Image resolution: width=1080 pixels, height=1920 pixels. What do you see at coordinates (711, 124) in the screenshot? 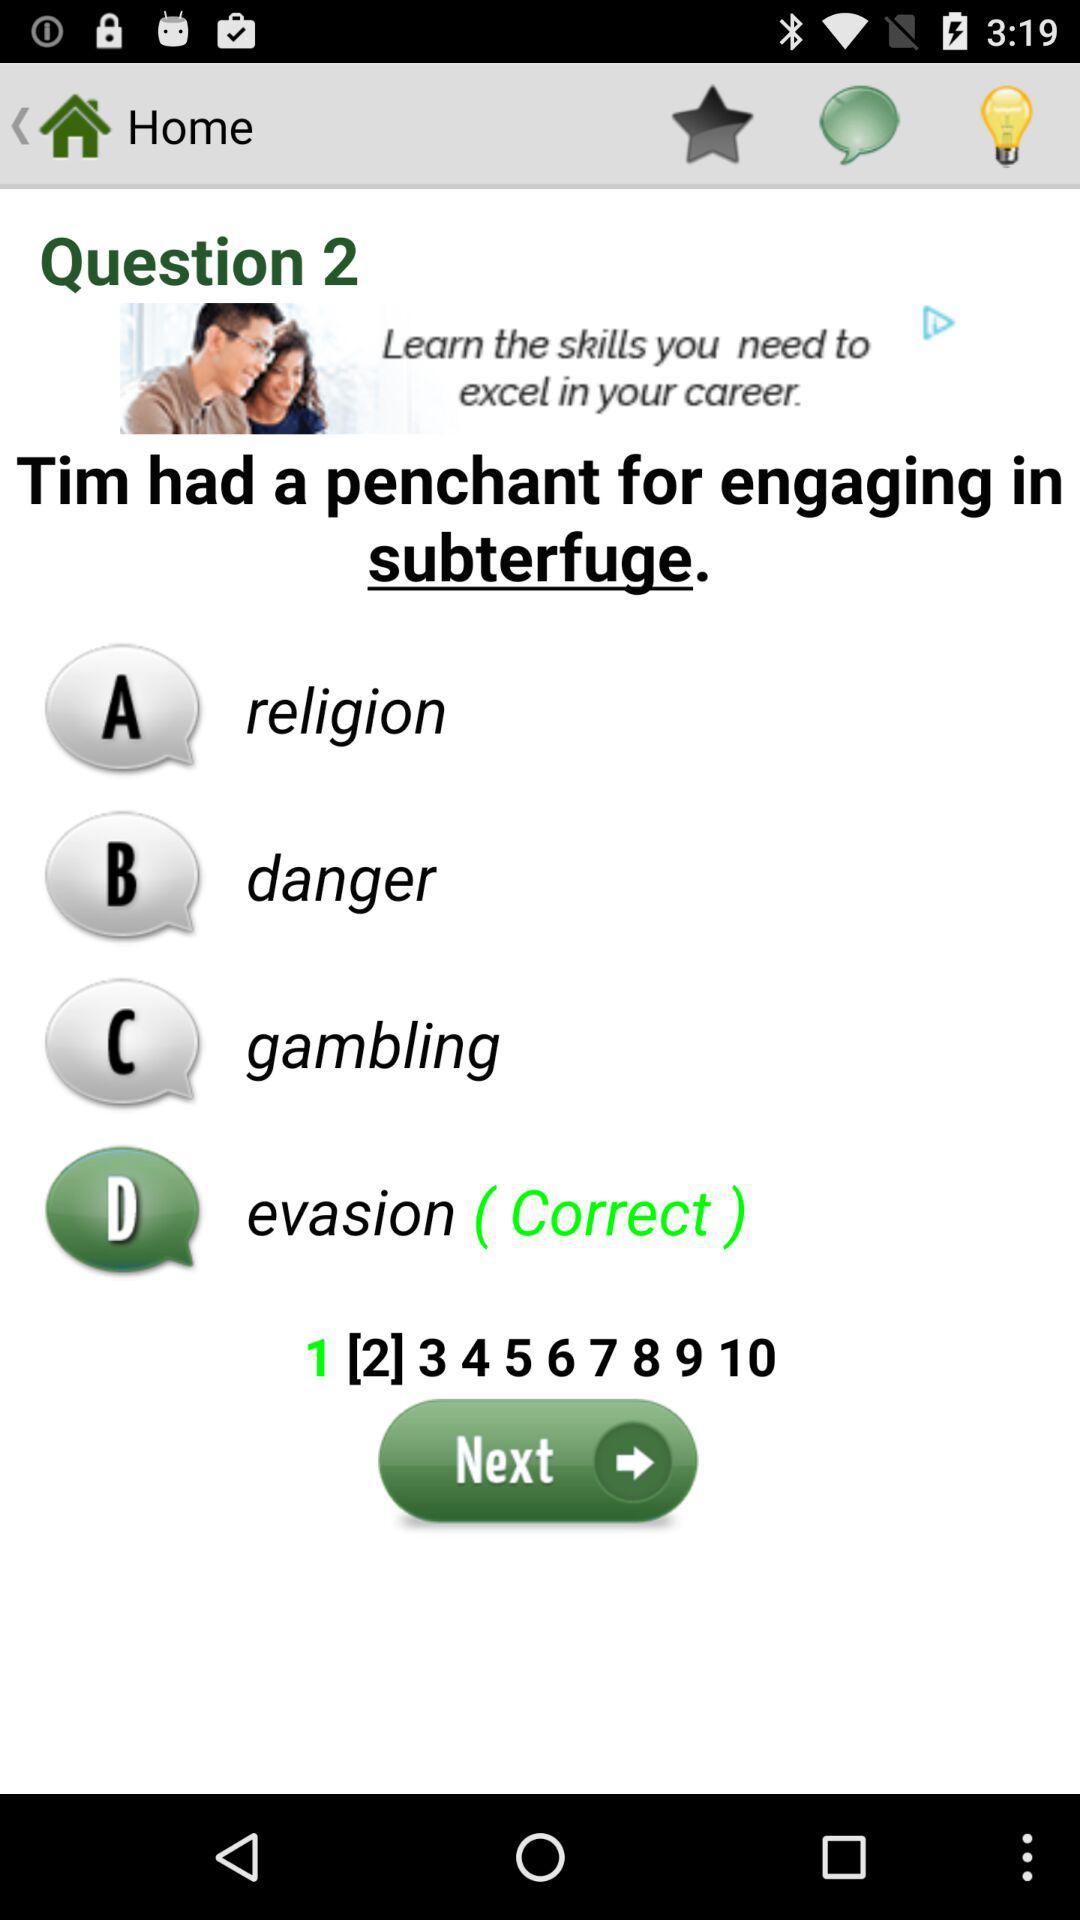
I see `the item to the right of the home app` at bounding box center [711, 124].